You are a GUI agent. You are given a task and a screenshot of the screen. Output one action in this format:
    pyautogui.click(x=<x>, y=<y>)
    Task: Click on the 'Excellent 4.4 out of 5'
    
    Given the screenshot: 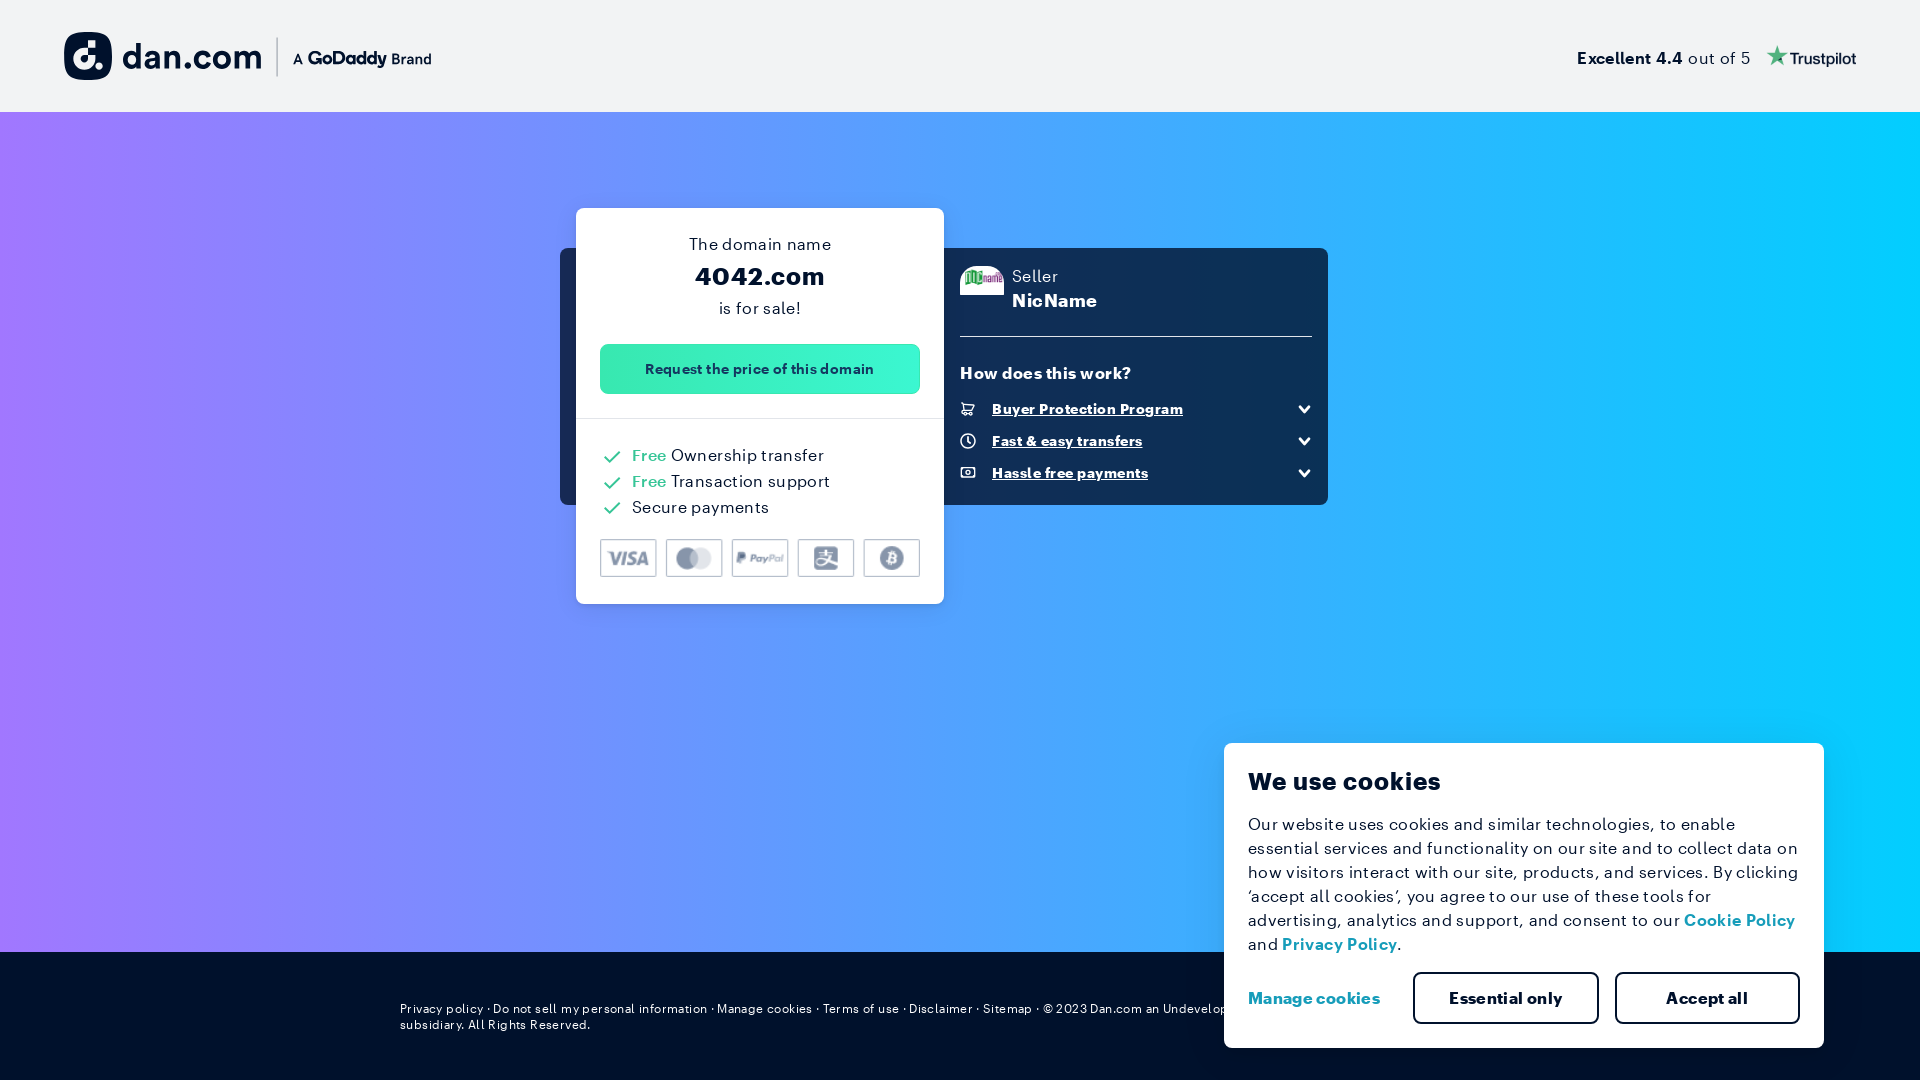 What is the action you would take?
    pyautogui.click(x=1715, y=55)
    